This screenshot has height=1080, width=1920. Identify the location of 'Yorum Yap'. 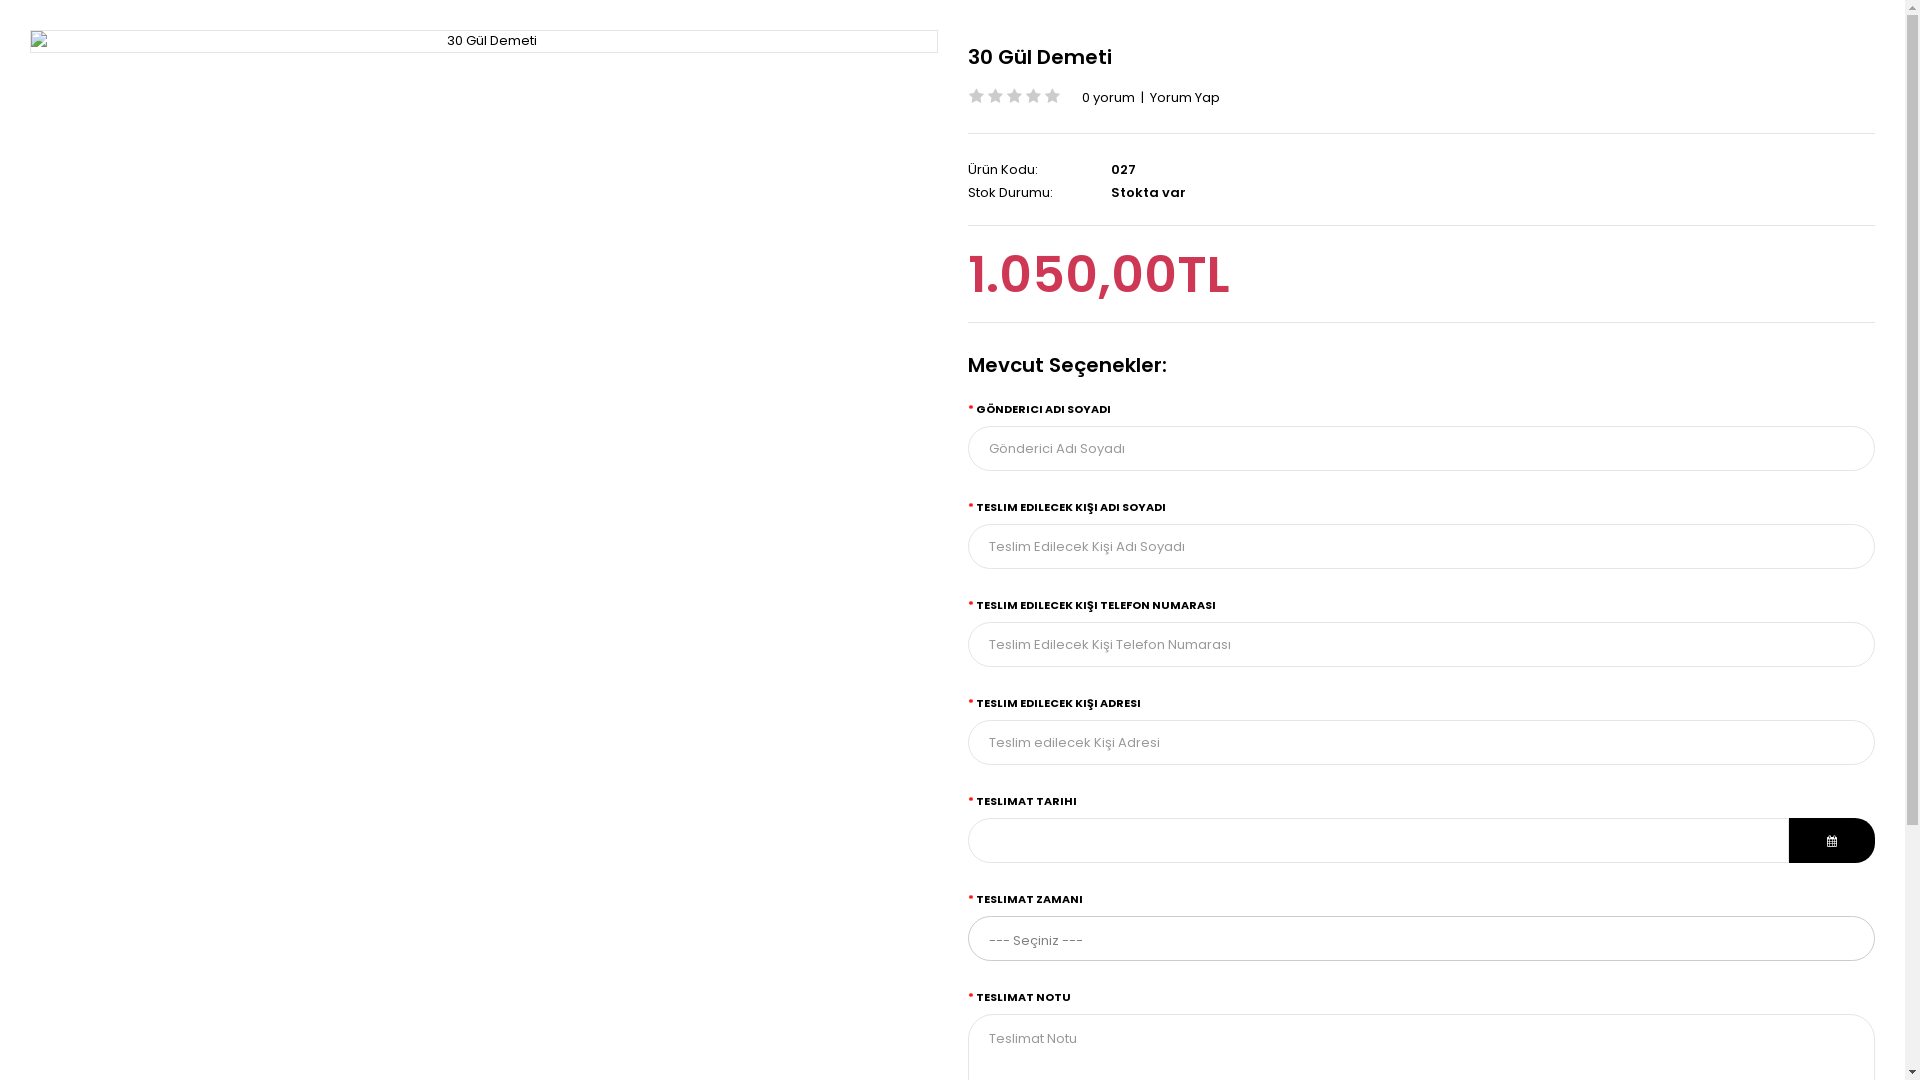
(1185, 97).